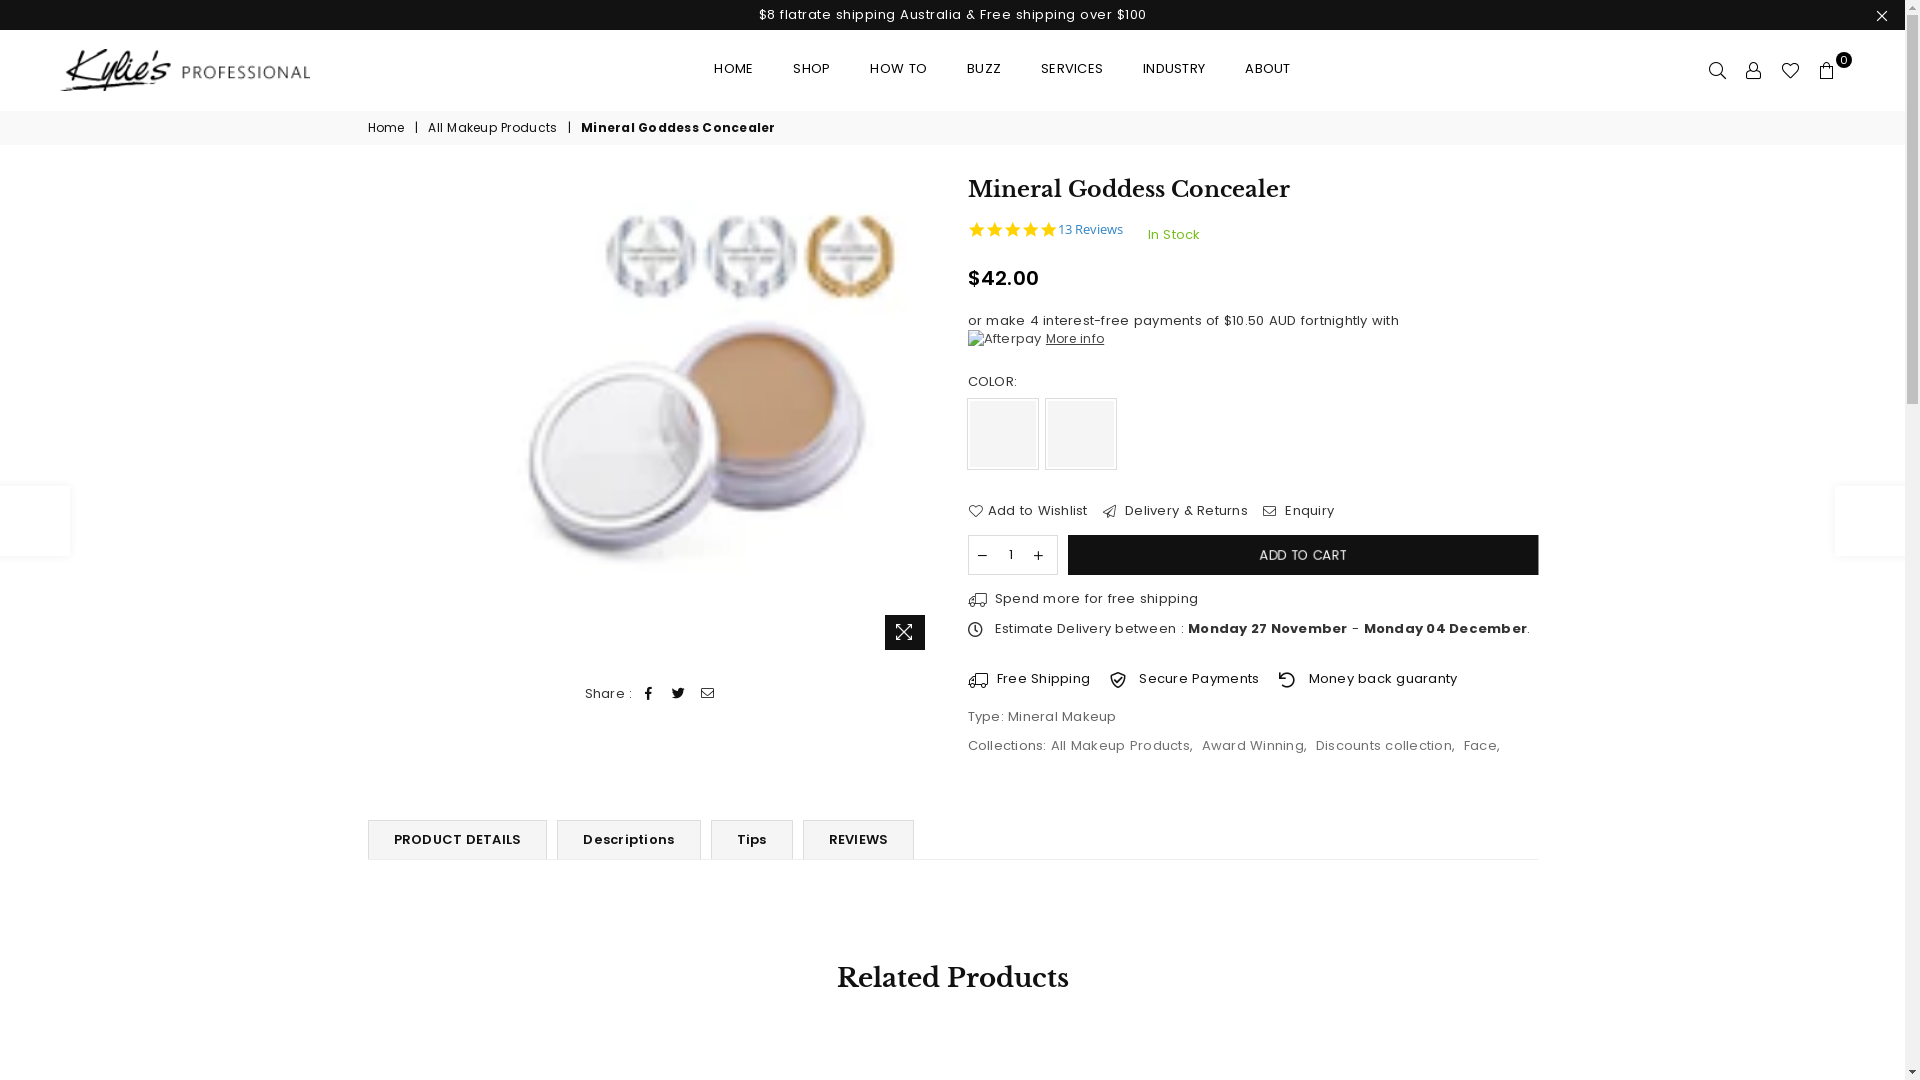 The height and width of the screenshot is (1080, 1920). Describe the element at coordinates (649, 693) in the screenshot. I see `'Share on Facebook'` at that location.